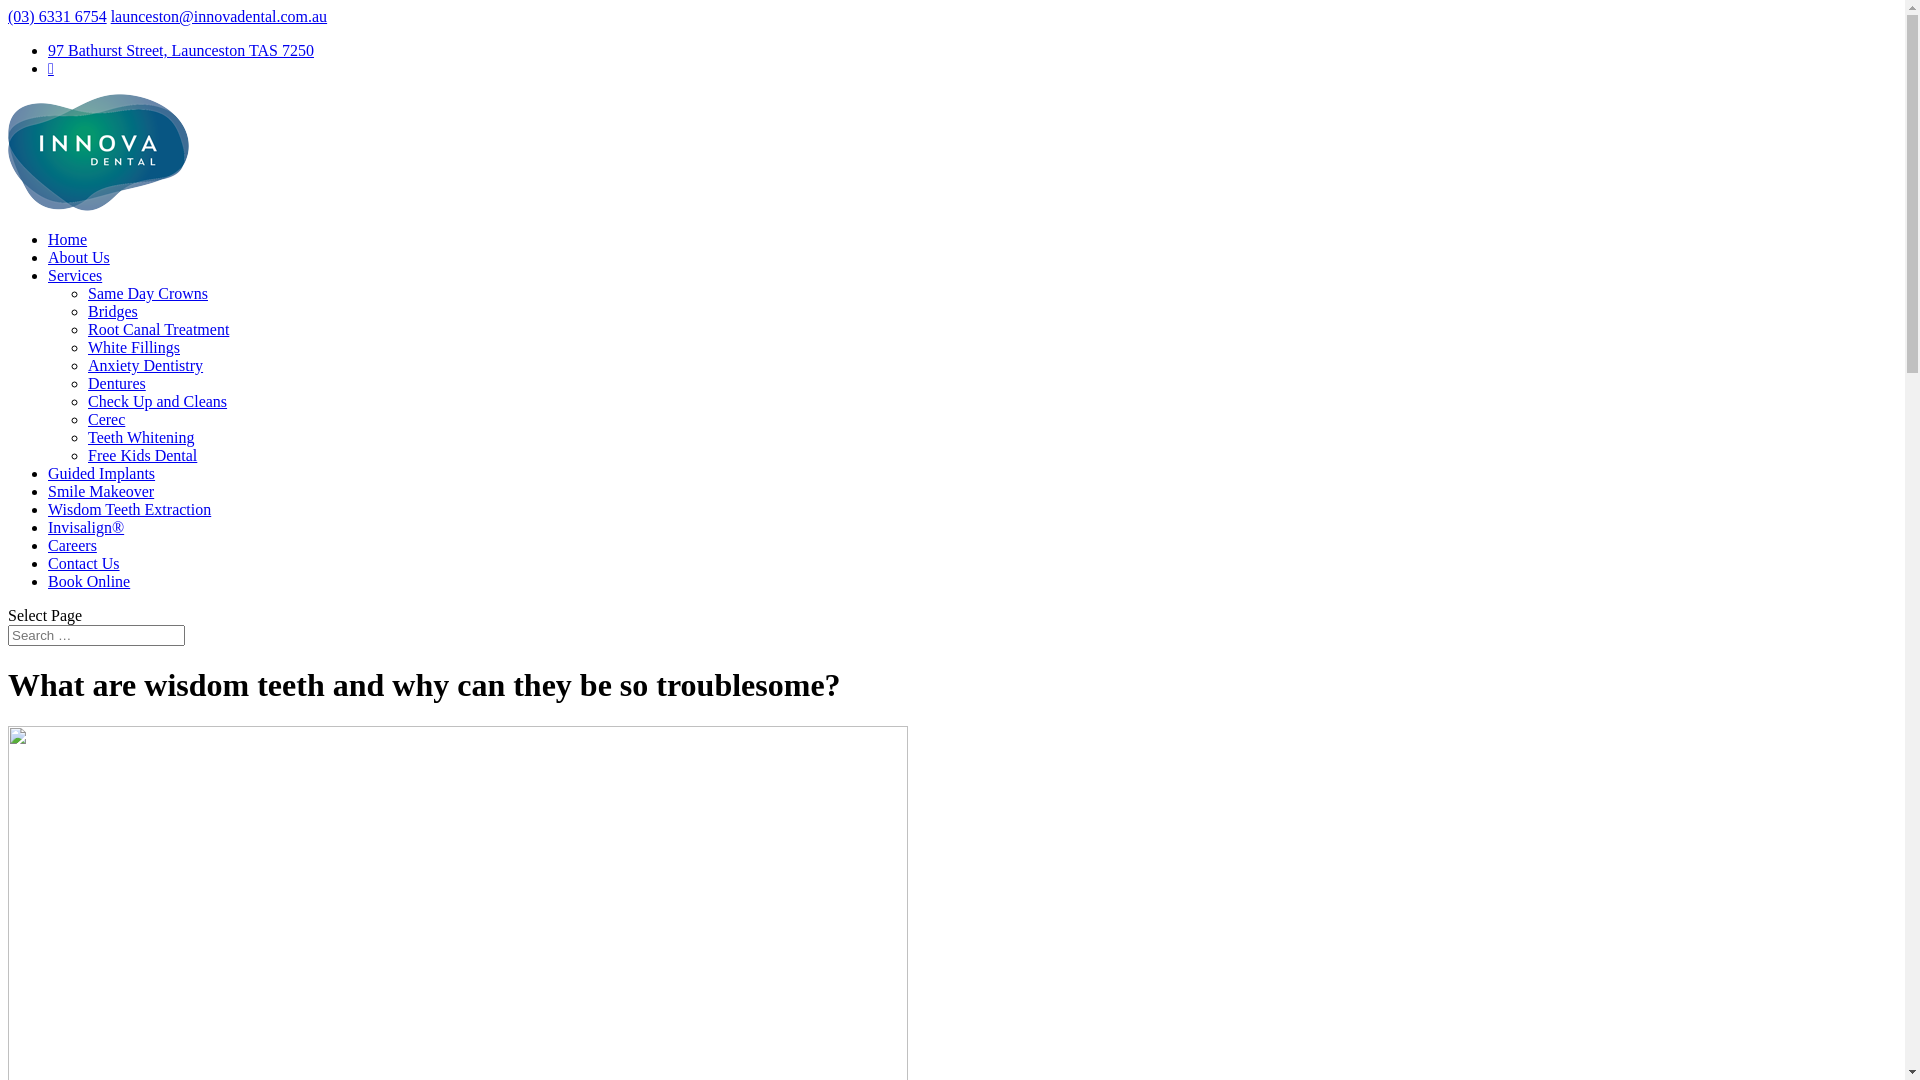  I want to click on 'Teeth Whitening', so click(140, 436).